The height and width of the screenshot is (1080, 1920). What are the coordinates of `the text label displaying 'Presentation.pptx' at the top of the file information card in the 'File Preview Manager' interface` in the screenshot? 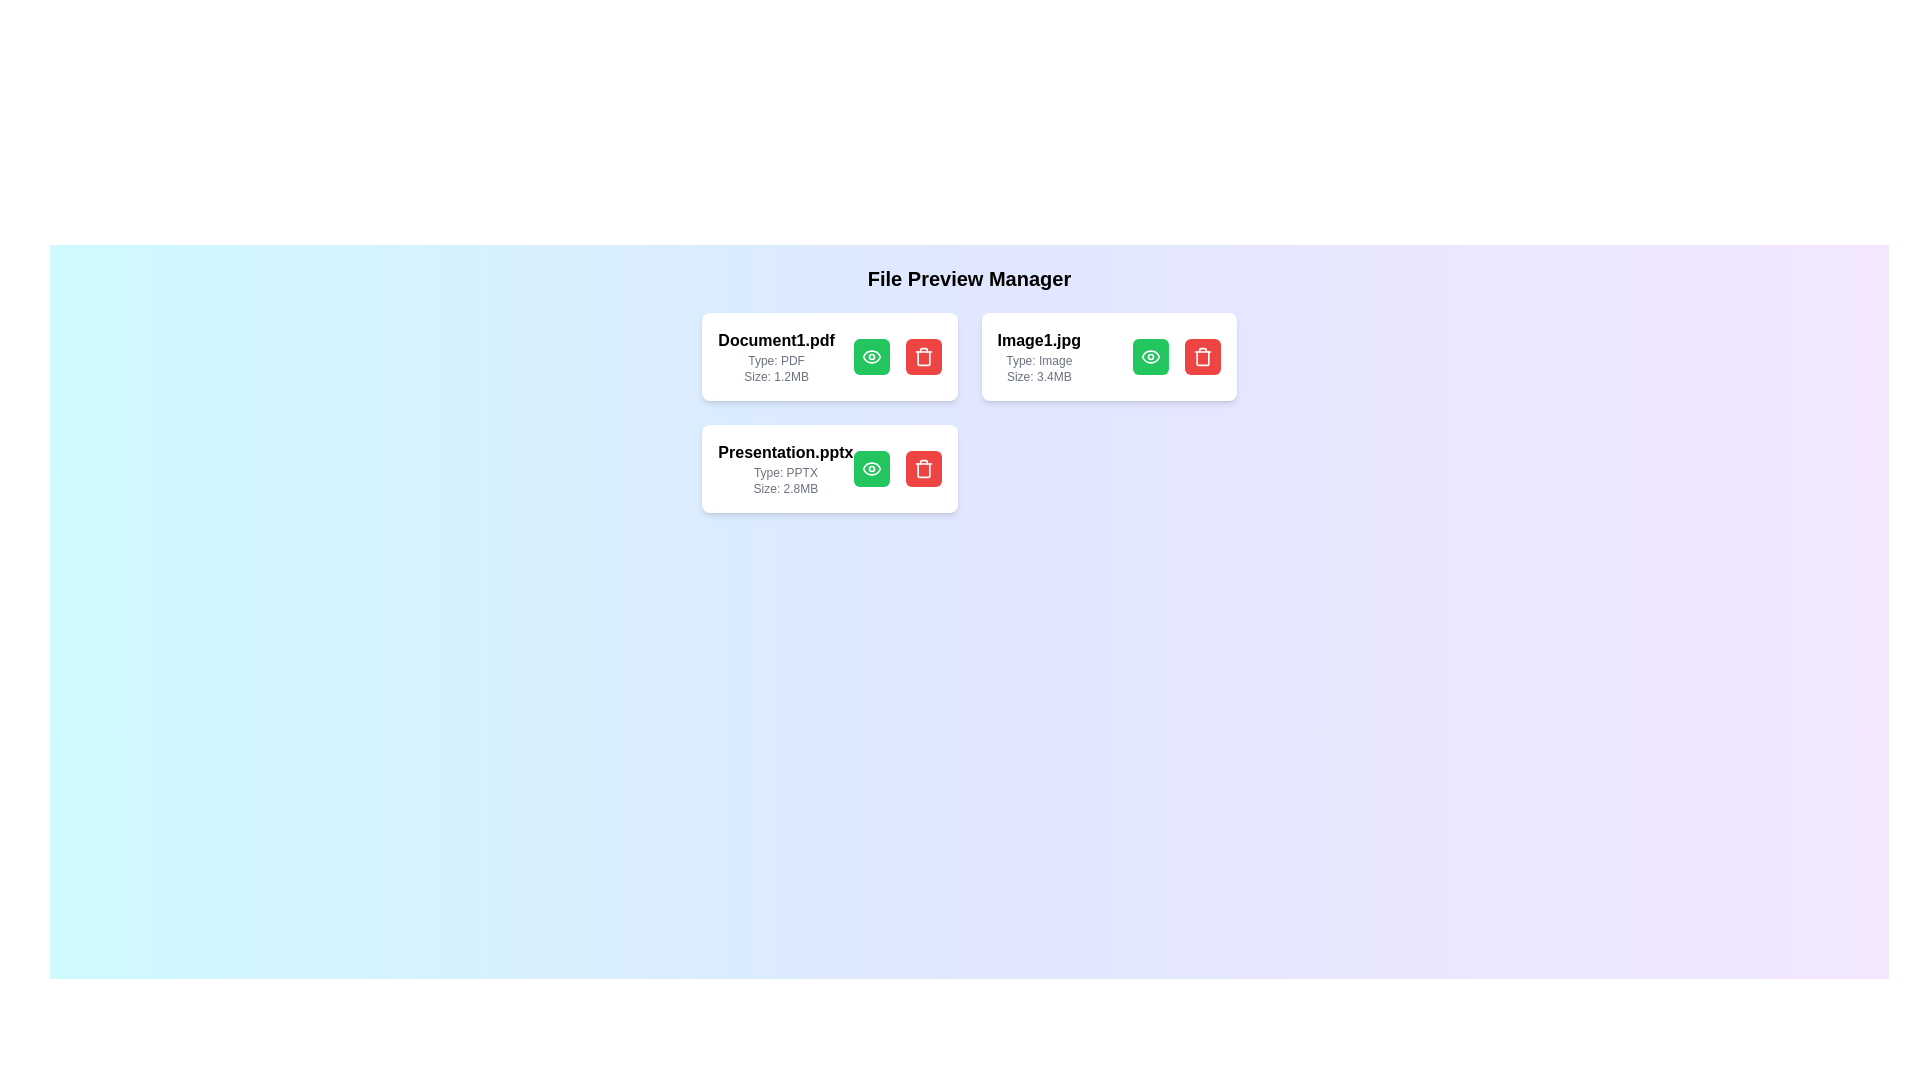 It's located at (784, 452).